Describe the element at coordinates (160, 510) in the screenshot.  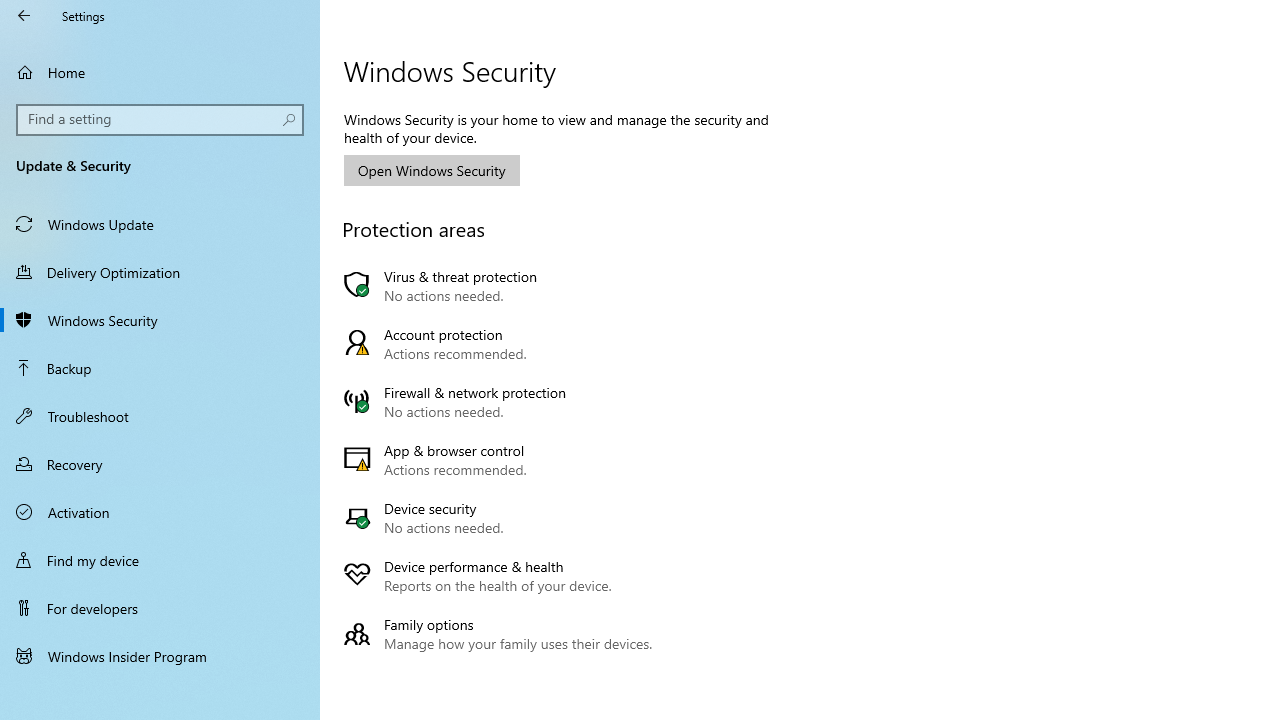
I see `'Activation'` at that location.